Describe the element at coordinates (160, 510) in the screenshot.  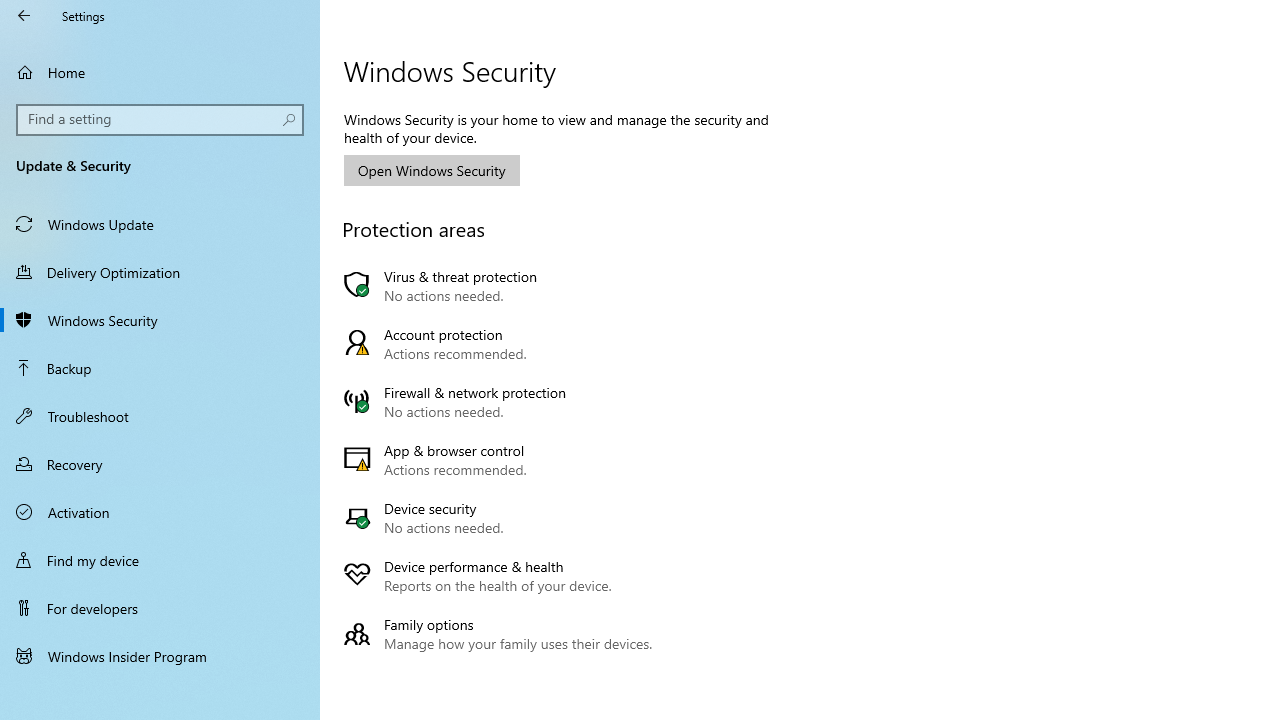
I see `'Activation'` at that location.